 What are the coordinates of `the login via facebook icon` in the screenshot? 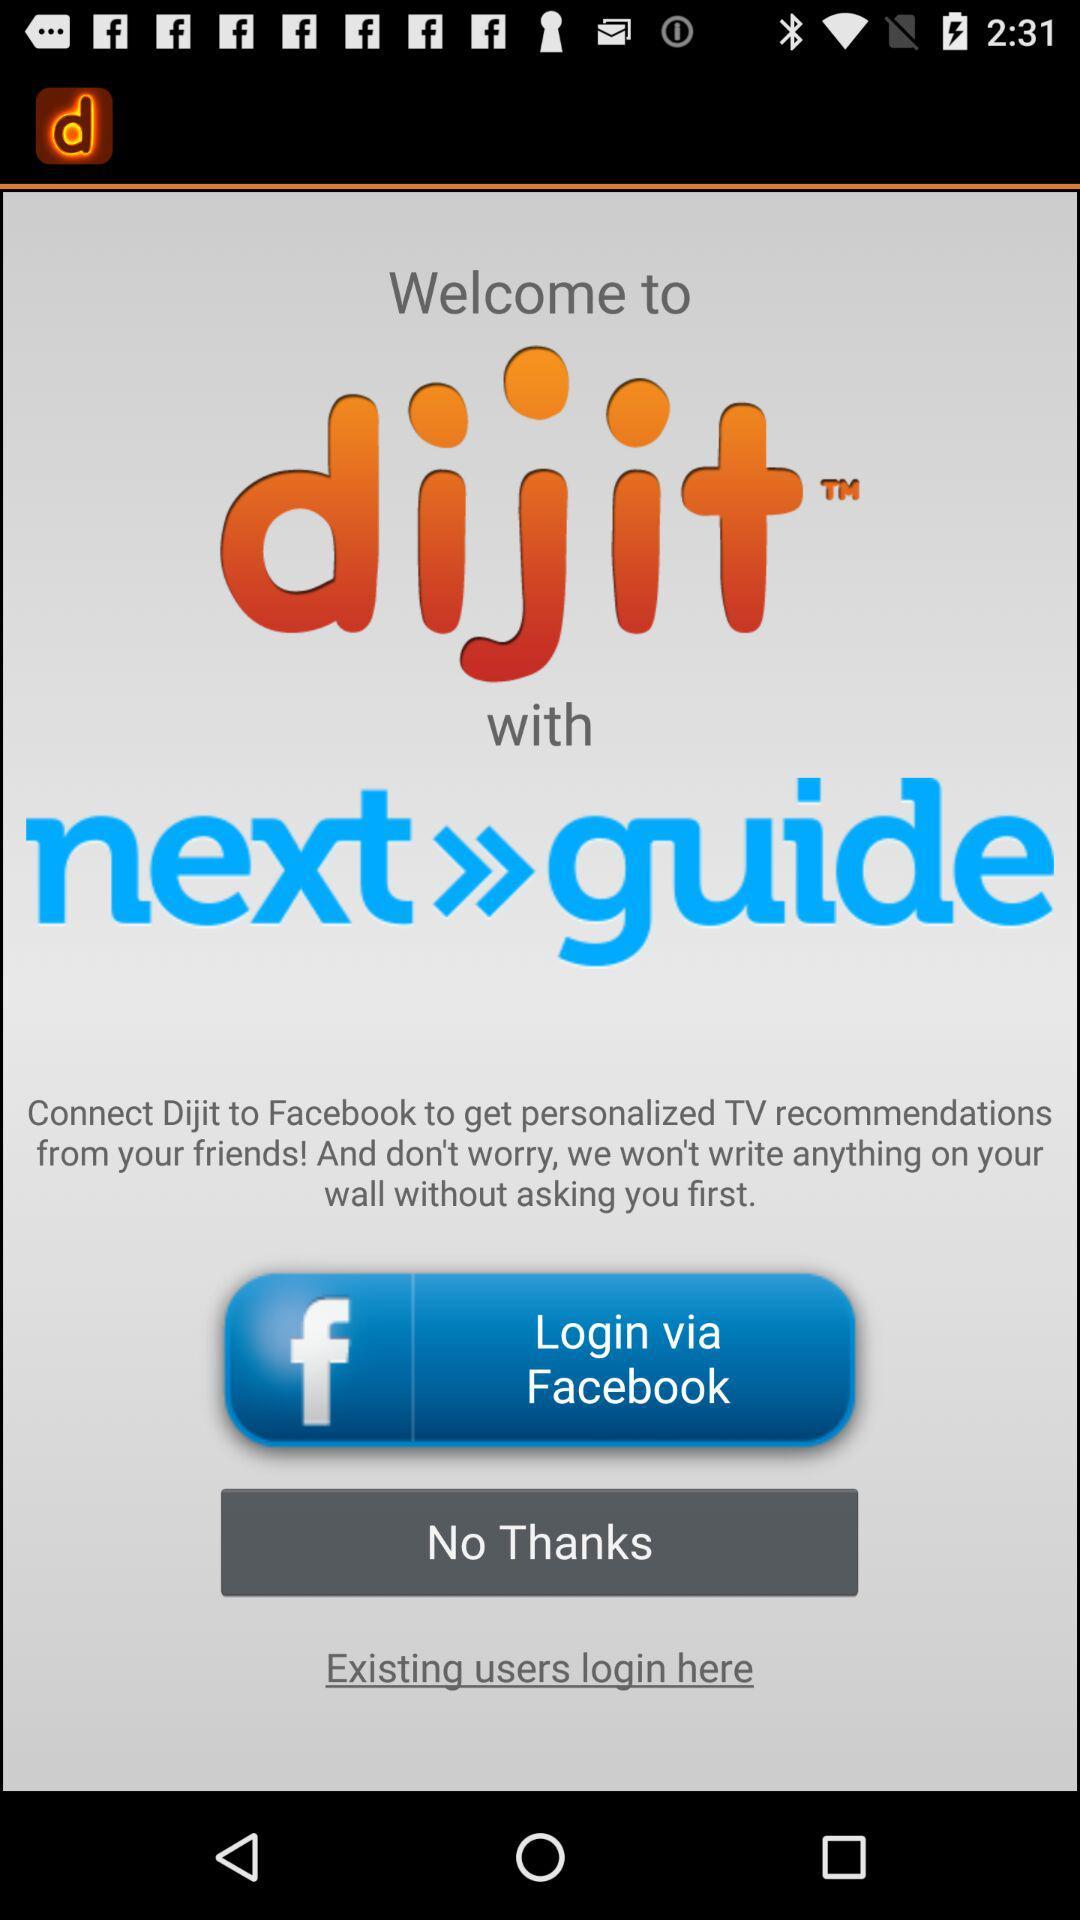 It's located at (540, 1360).